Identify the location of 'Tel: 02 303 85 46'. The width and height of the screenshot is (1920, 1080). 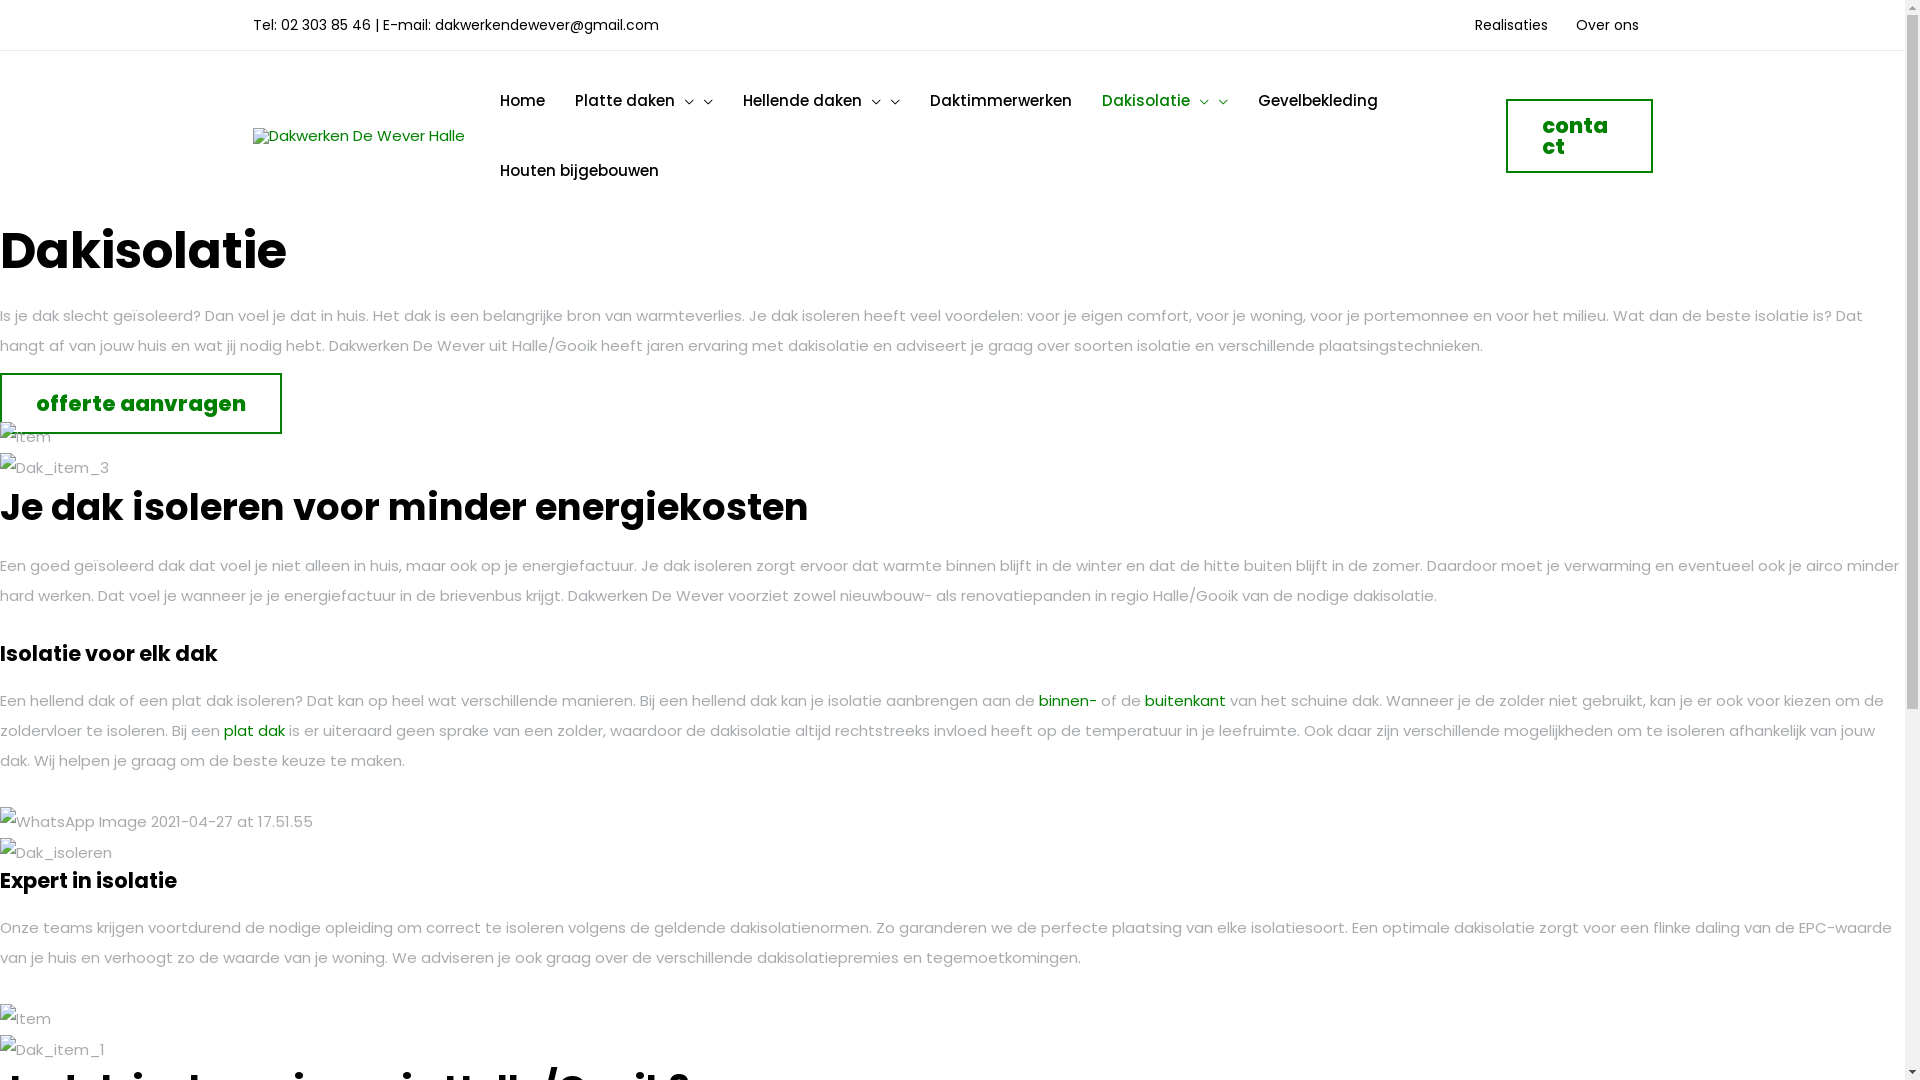
(251, 24).